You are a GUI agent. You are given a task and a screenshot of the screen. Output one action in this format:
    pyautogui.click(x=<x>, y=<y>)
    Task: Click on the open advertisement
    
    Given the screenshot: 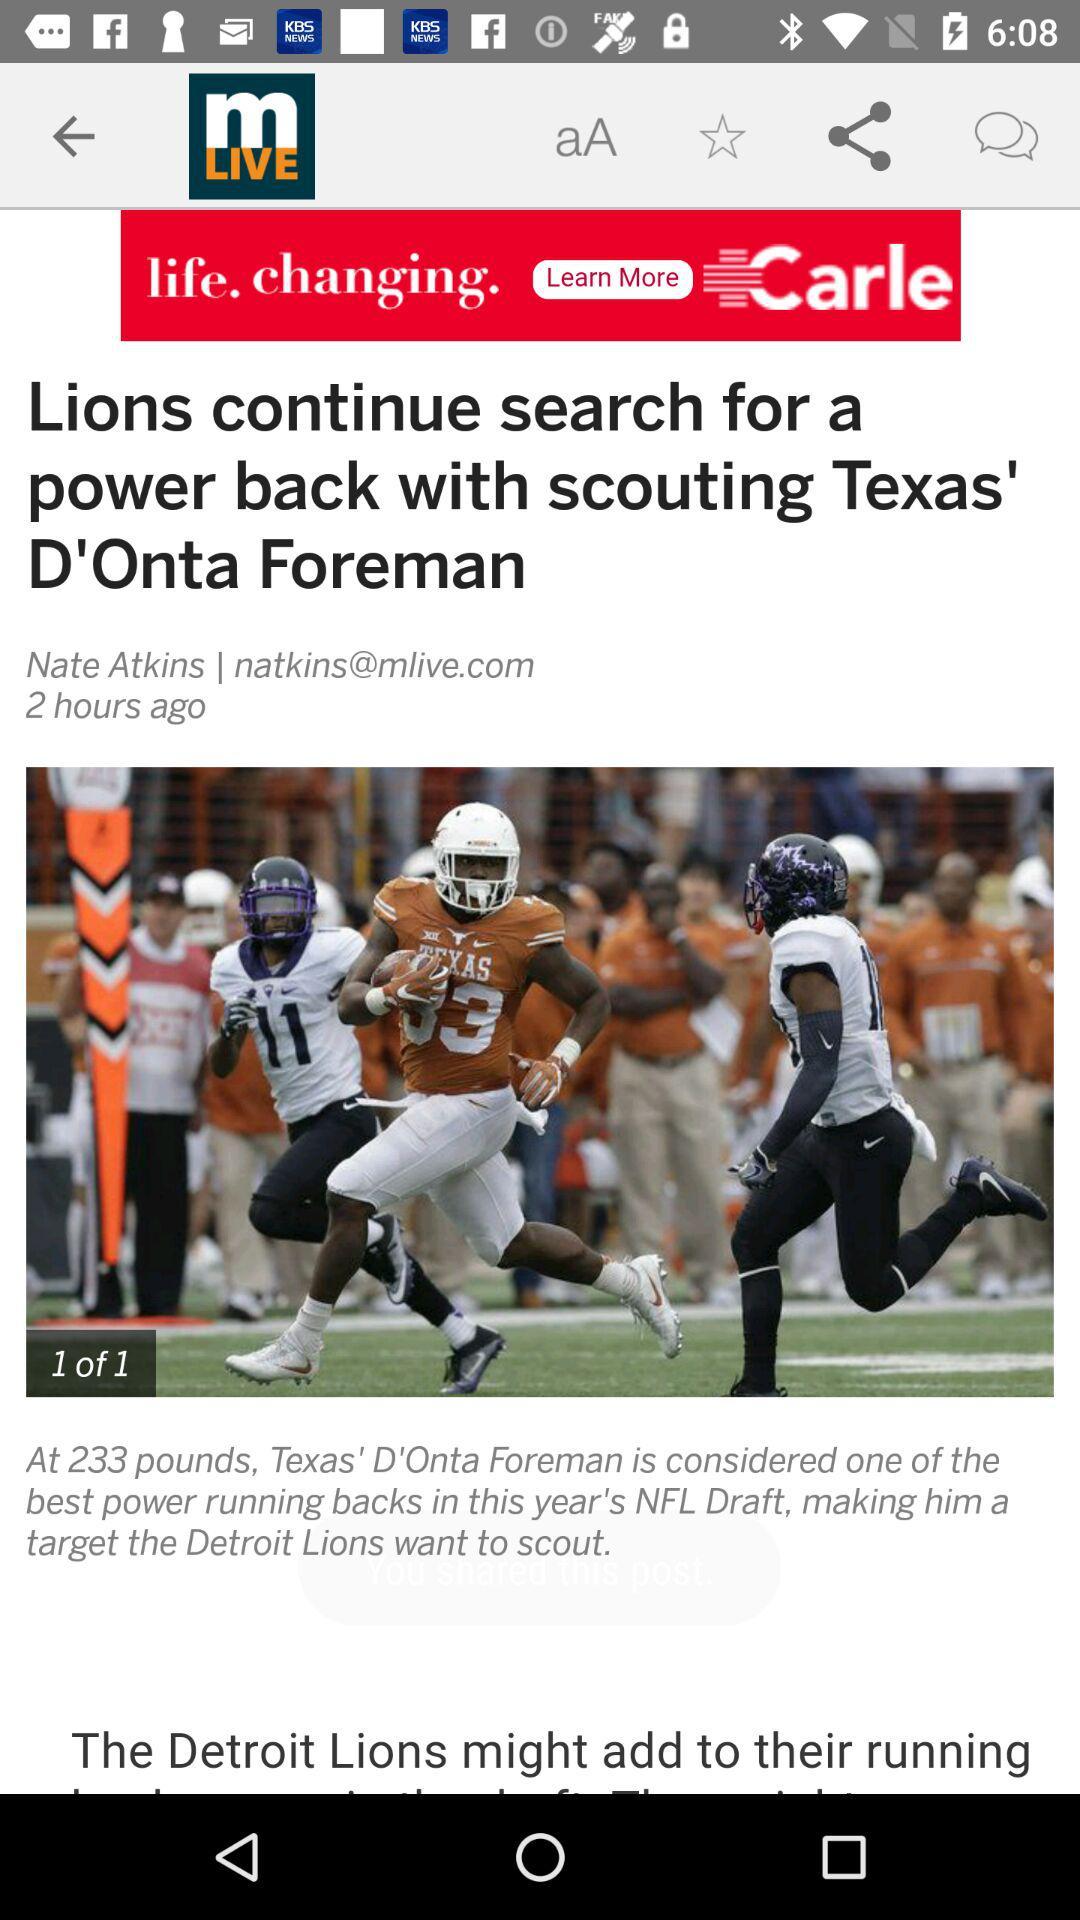 What is the action you would take?
    pyautogui.click(x=540, y=274)
    